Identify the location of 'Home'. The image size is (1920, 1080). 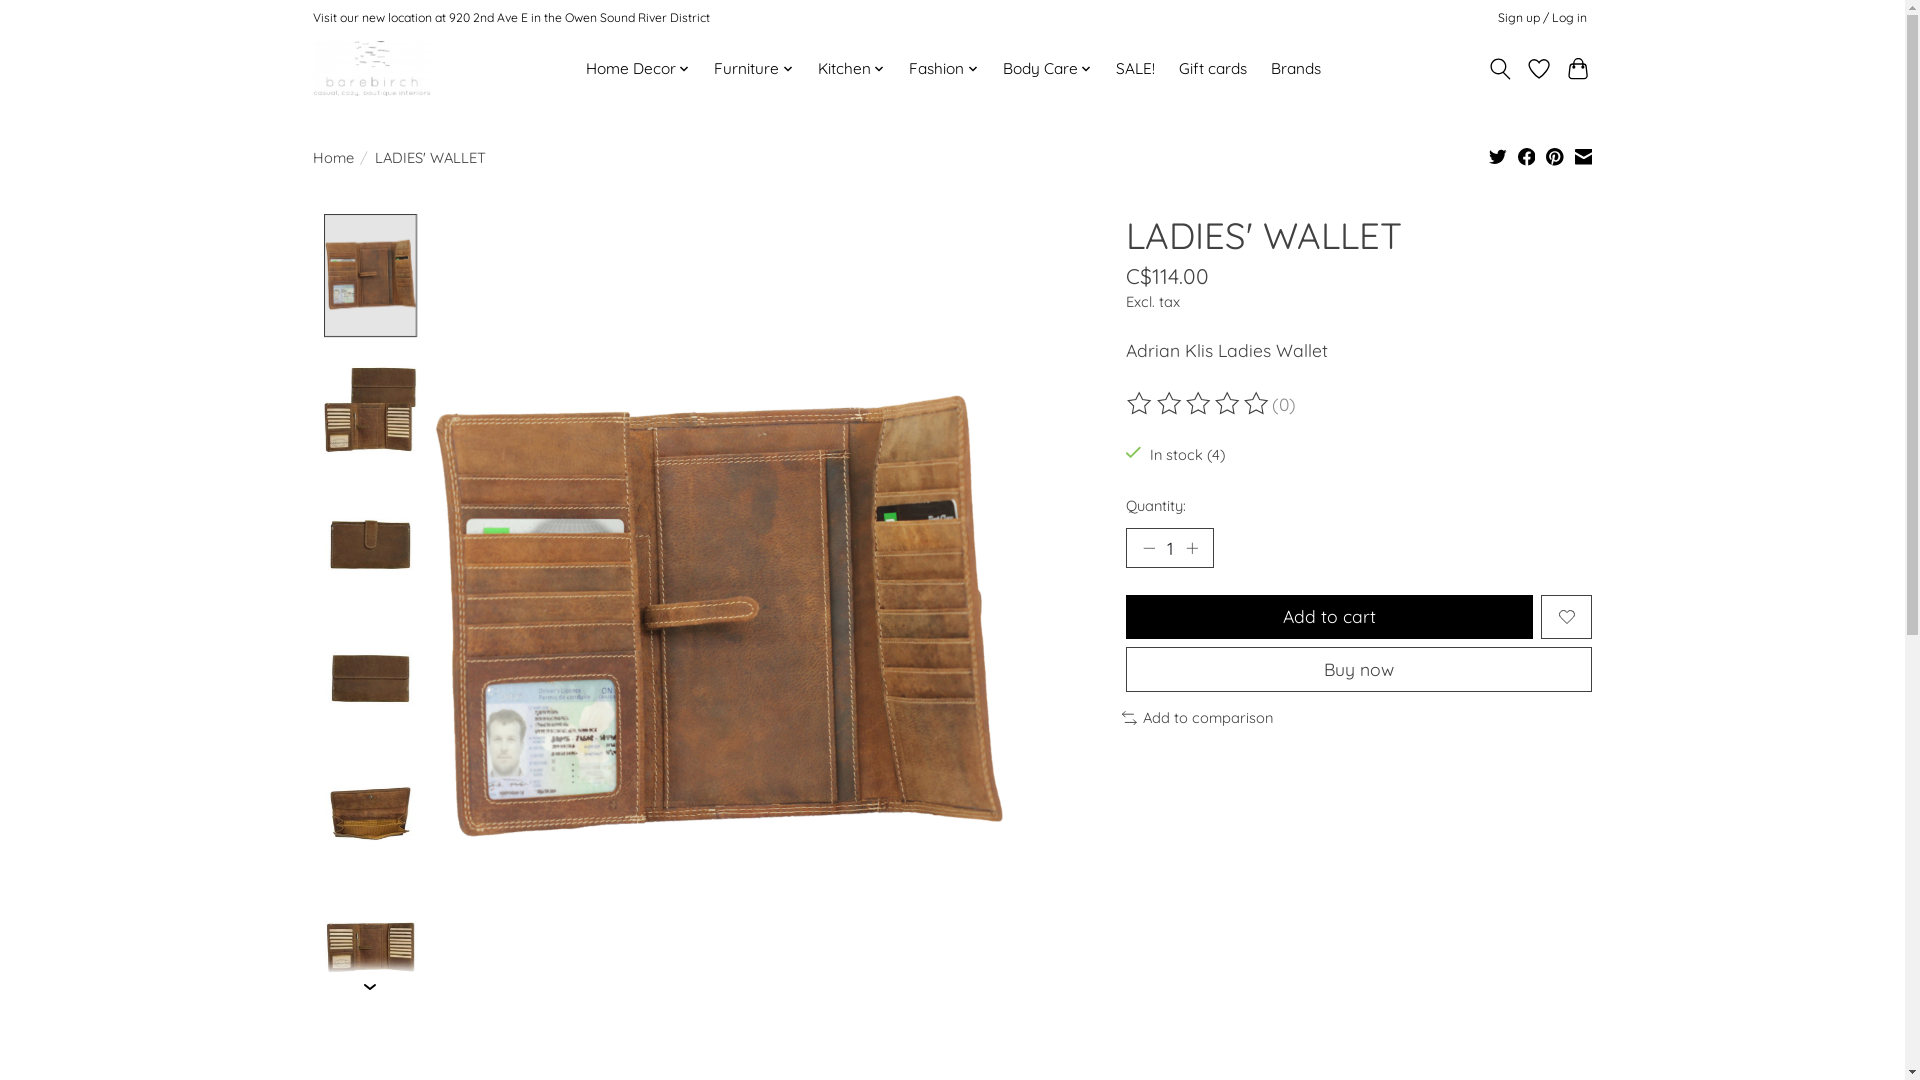
(332, 156).